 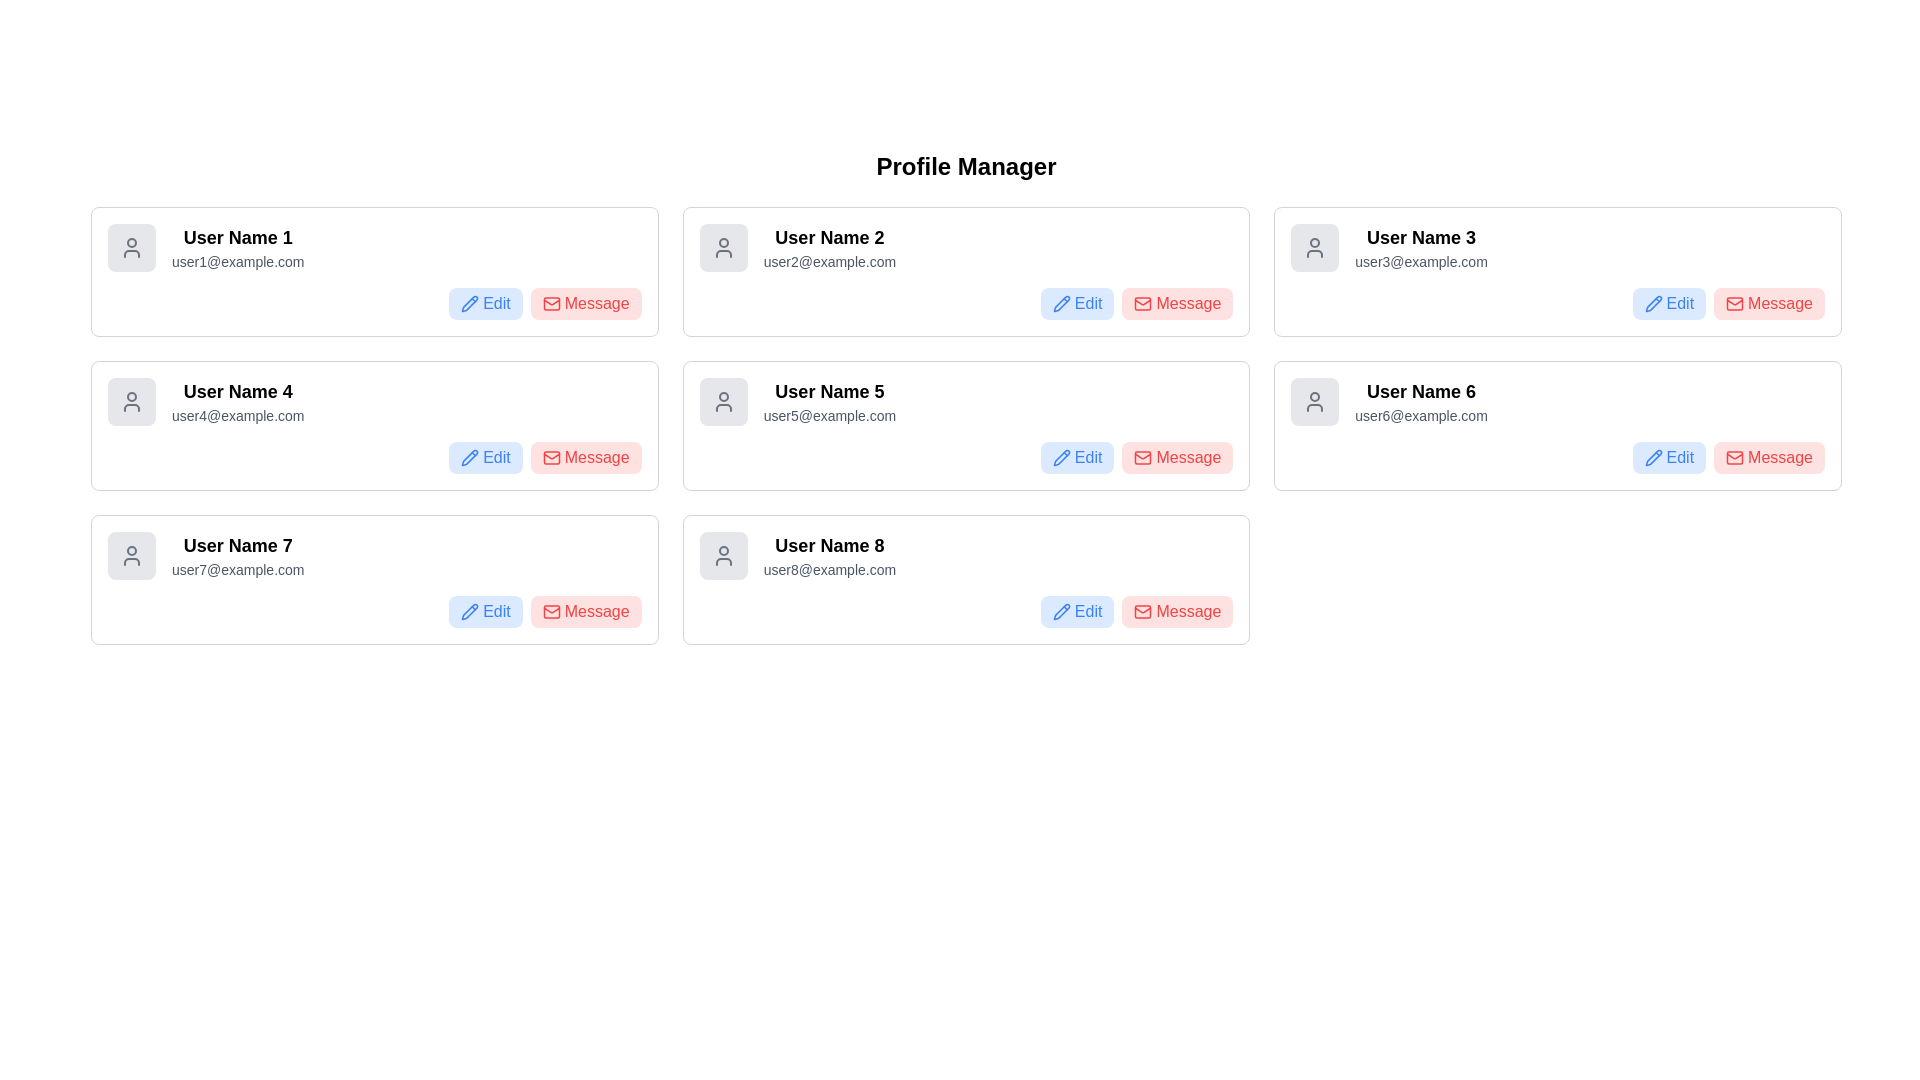 I want to click on the user avatar icon for 'User Name 1' located in the top-left corner of the Profile Manager interface, so click(x=131, y=246).